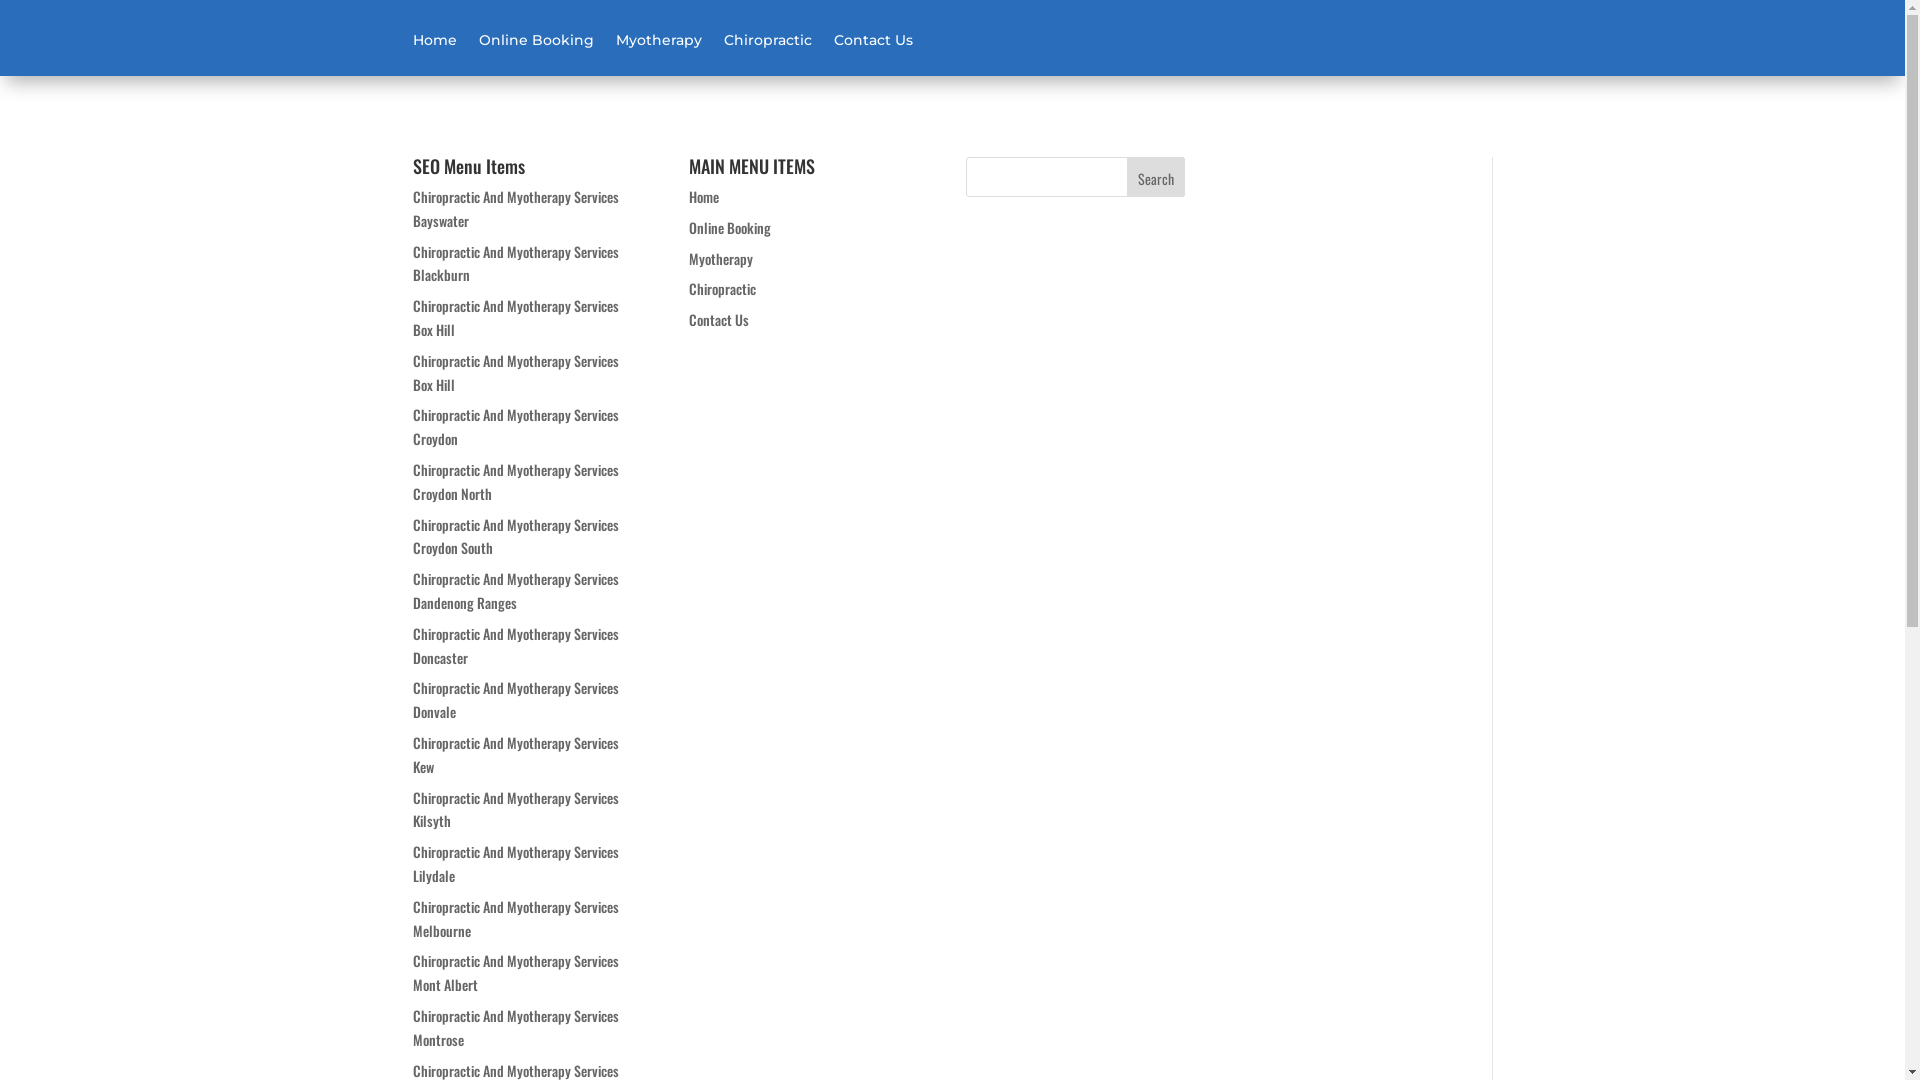 The height and width of the screenshot is (1080, 1920). I want to click on 'Chiropractic And Myotherapy Services Blackburn', so click(411, 262).